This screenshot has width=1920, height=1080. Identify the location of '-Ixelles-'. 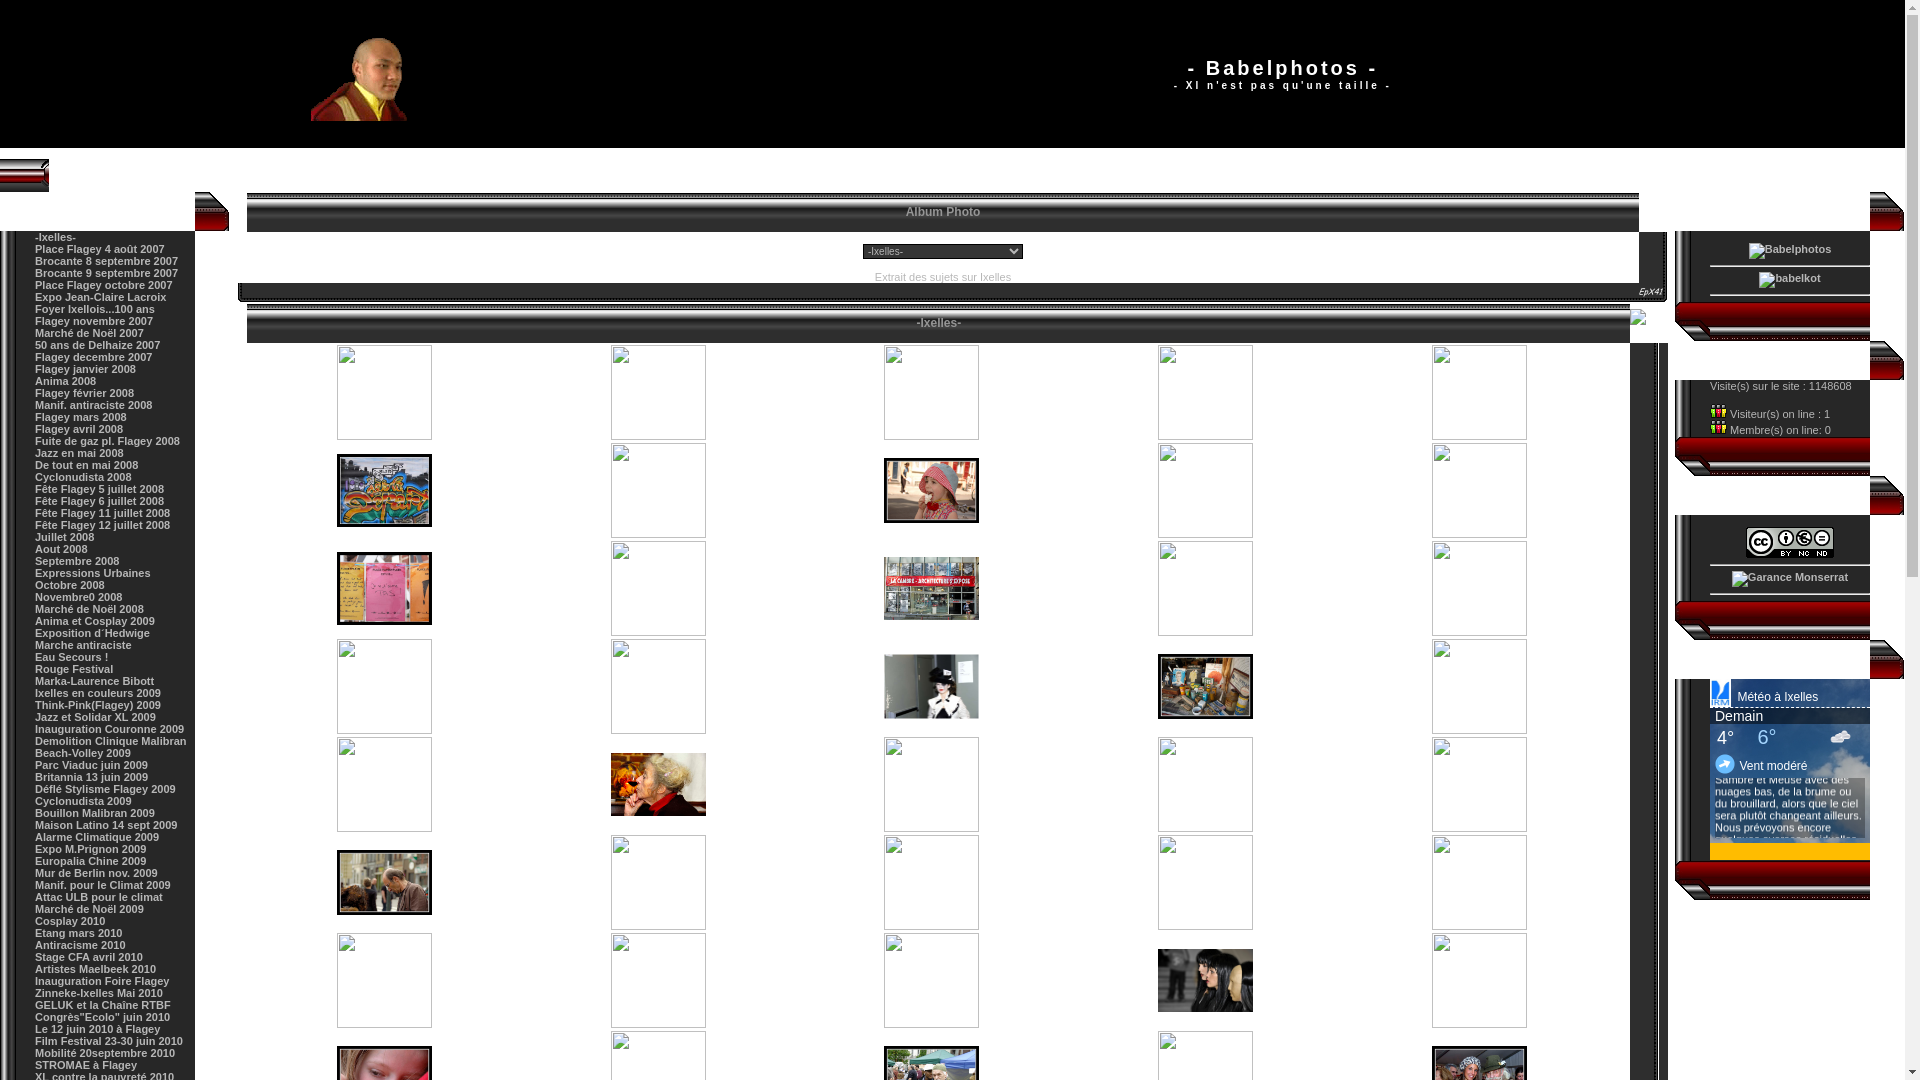
(55, 235).